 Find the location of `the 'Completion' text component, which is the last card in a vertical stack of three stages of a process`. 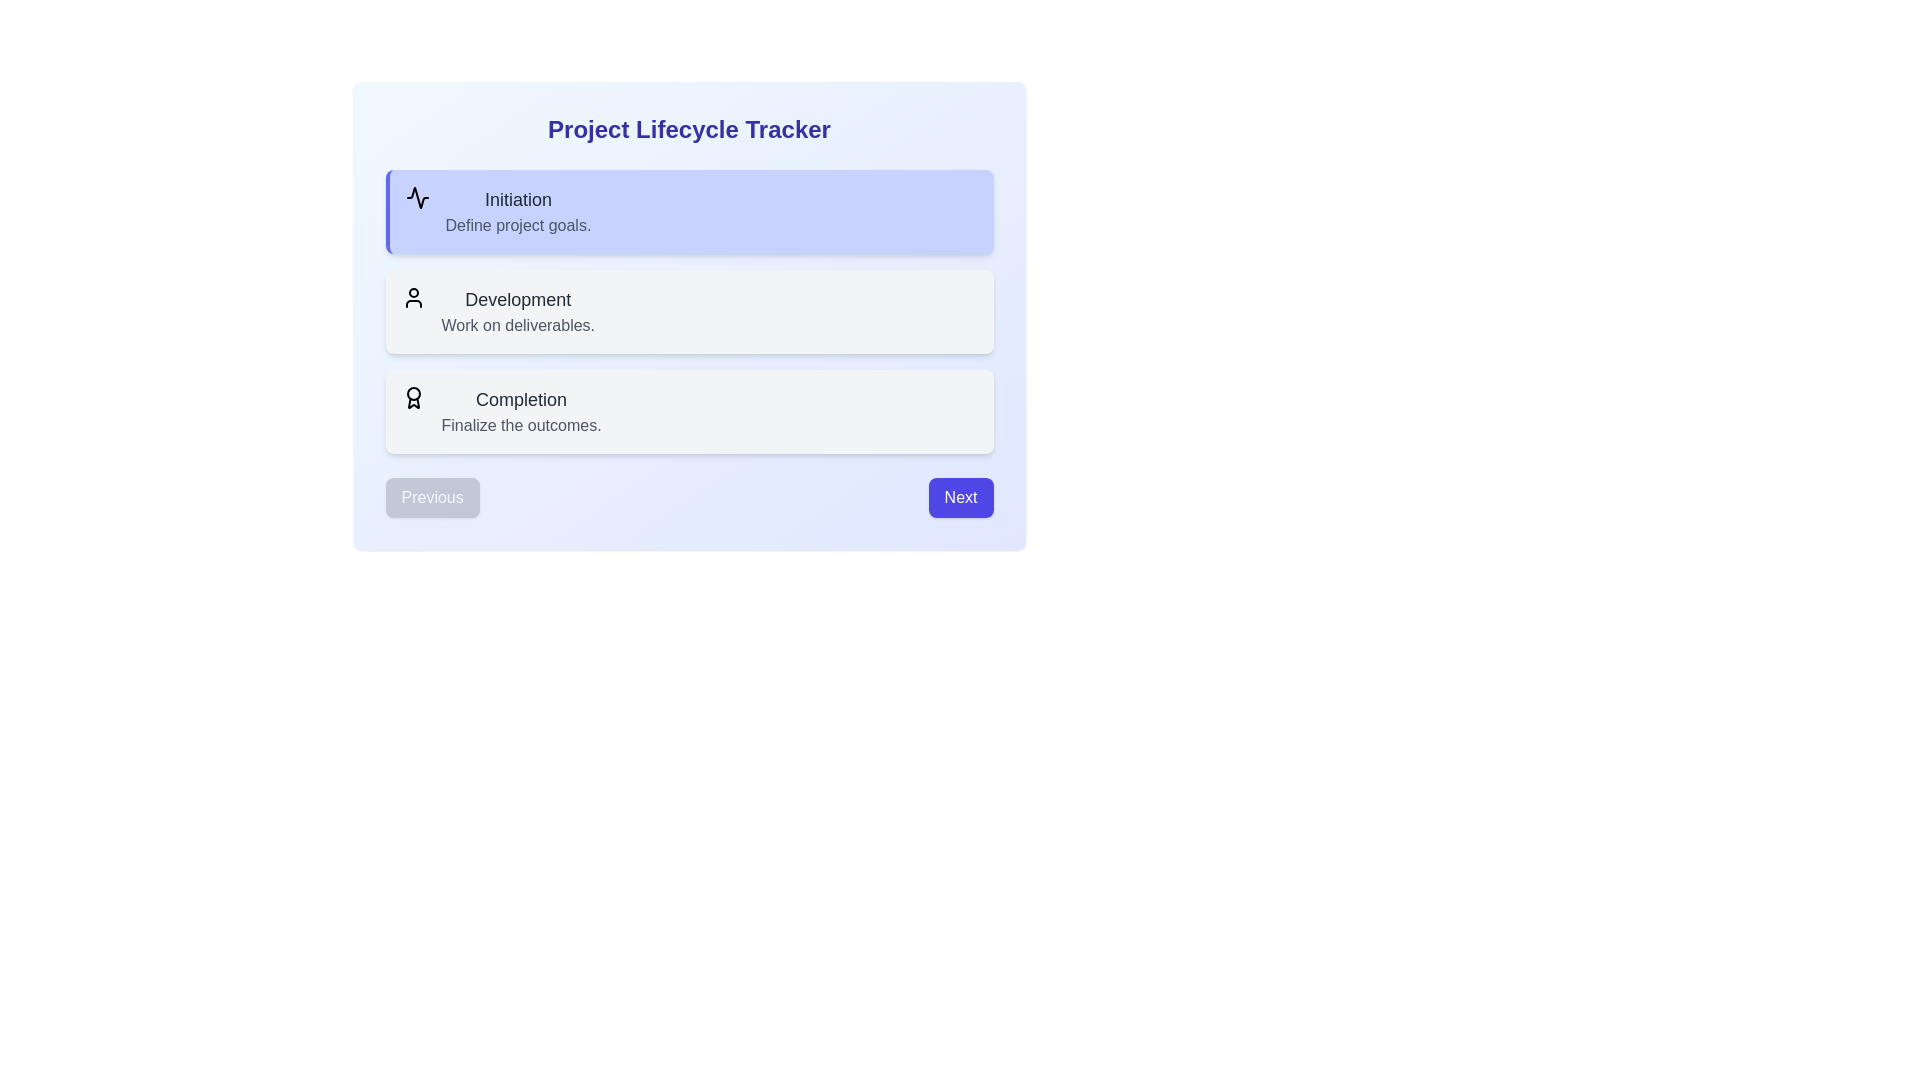

the 'Completion' text component, which is the last card in a vertical stack of three stages of a process is located at coordinates (521, 411).